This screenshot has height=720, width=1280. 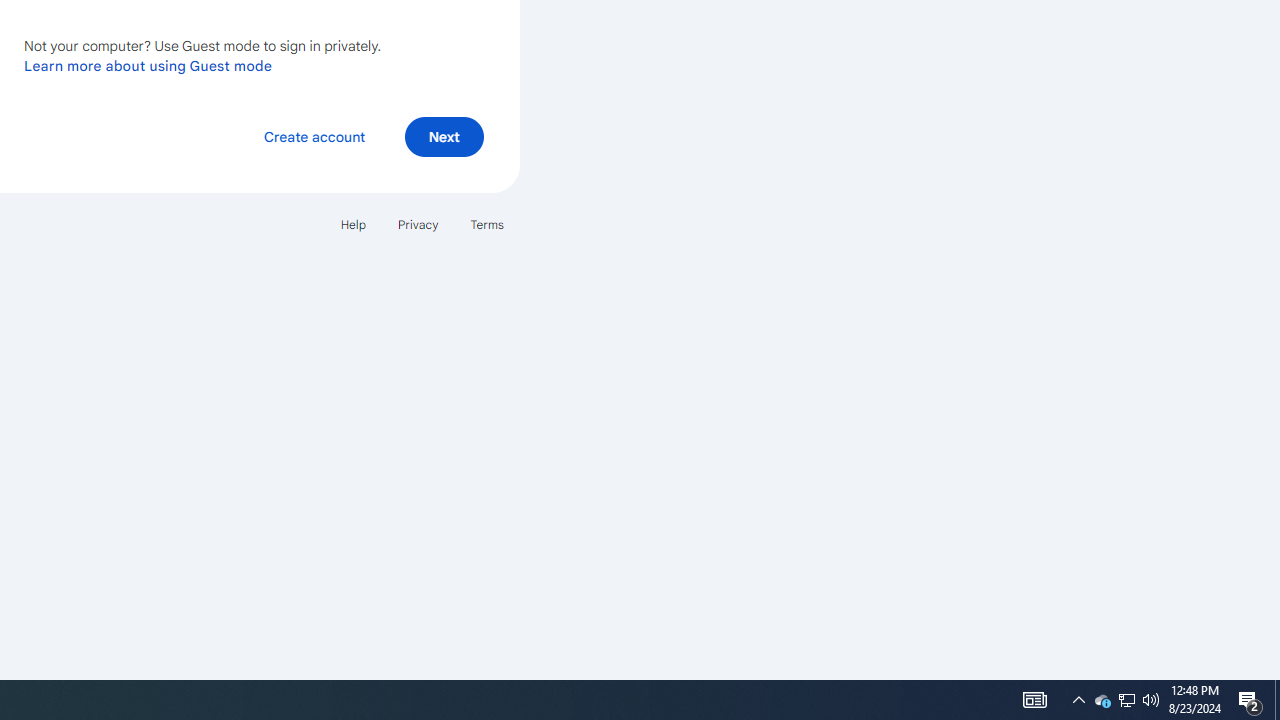 What do you see at coordinates (147, 64) in the screenshot?
I see `'Learn more about using Guest mode'` at bounding box center [147, 64].